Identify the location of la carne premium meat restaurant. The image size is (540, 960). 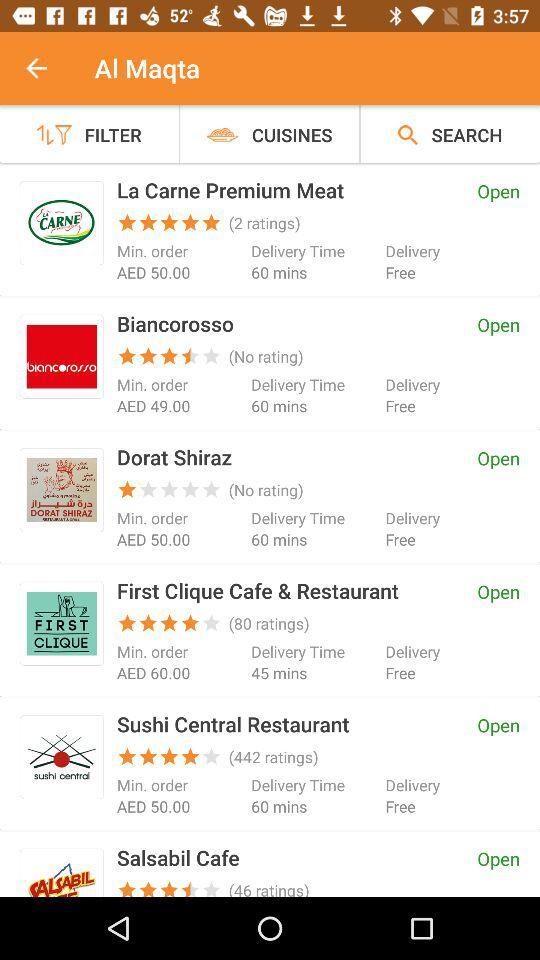
(61, 223).